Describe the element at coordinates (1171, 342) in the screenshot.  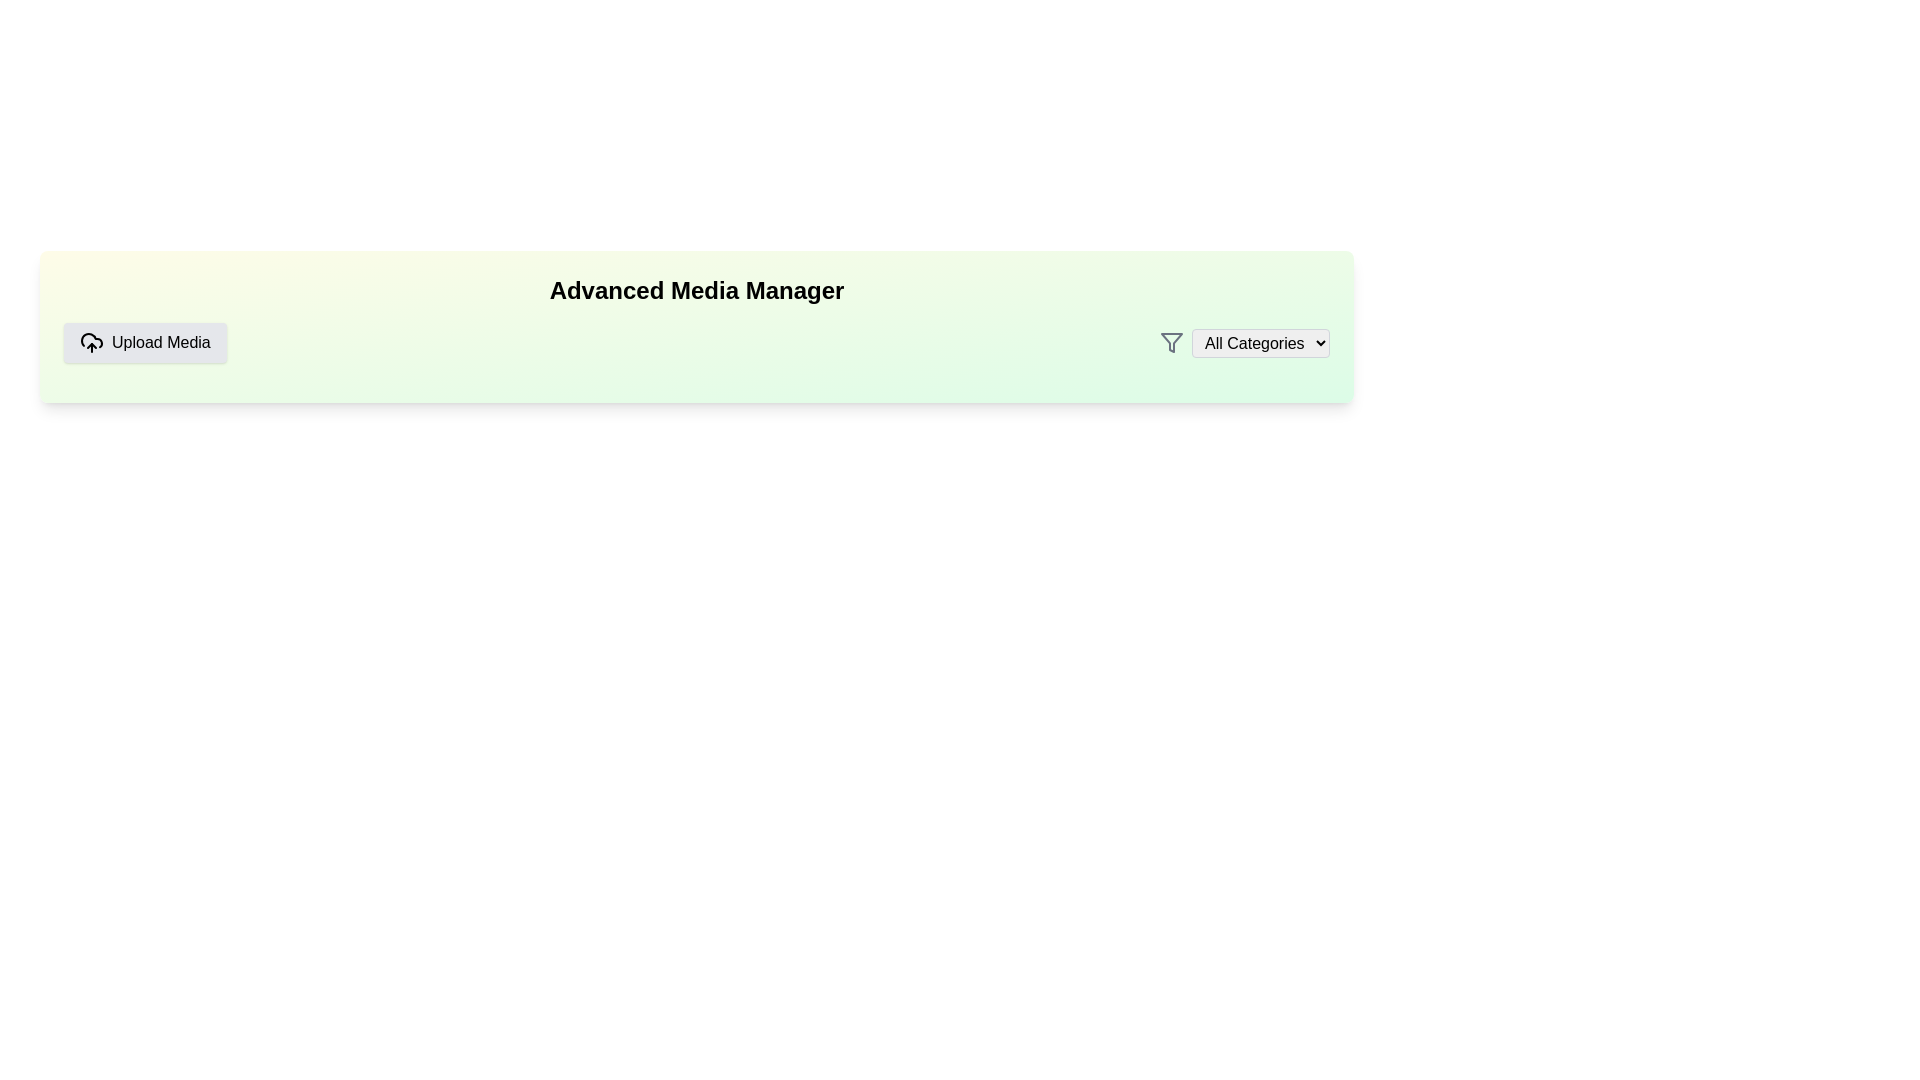
I see `the filter icon located at the top-right side of the interface, adjacent to the 'All Categories' dropdown` at that location.